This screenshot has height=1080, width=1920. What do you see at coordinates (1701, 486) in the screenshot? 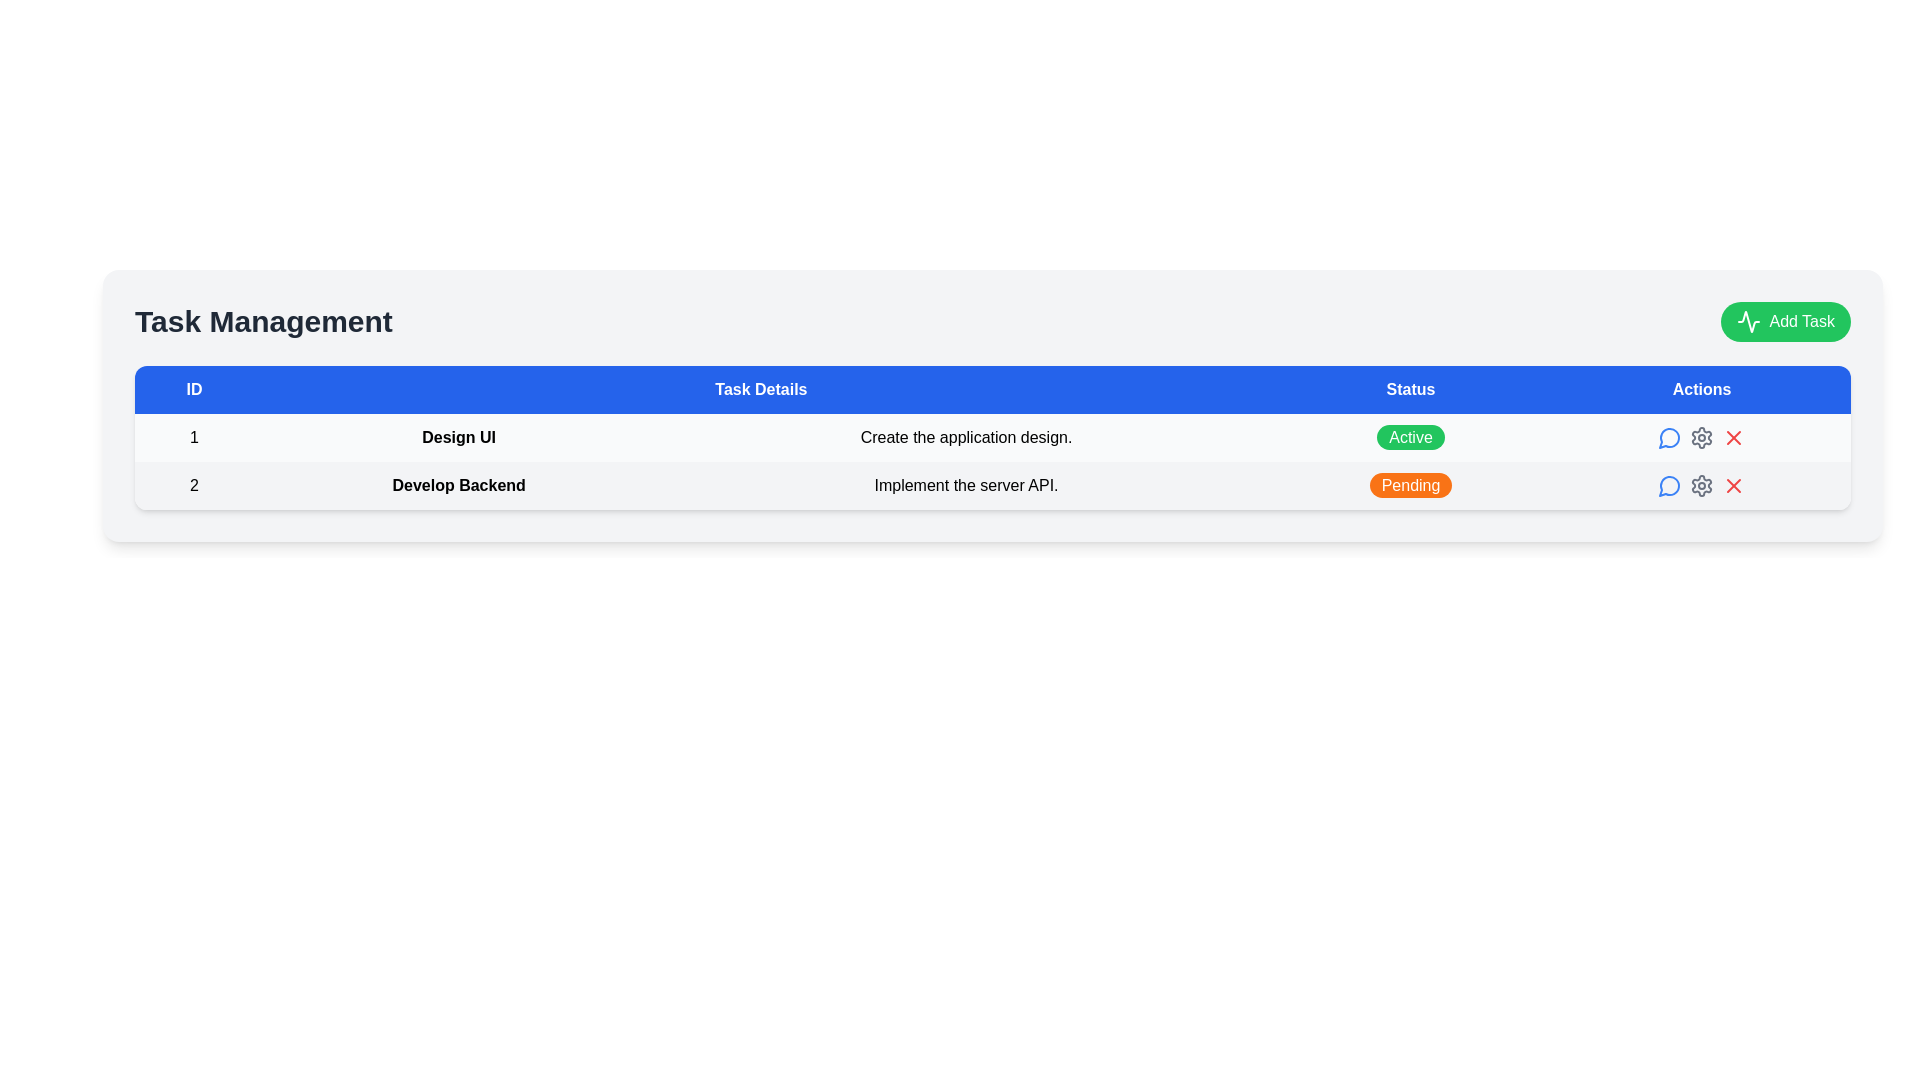
I see `the settings button, which is the second icon from the left` at bounding box center [1701, 486].